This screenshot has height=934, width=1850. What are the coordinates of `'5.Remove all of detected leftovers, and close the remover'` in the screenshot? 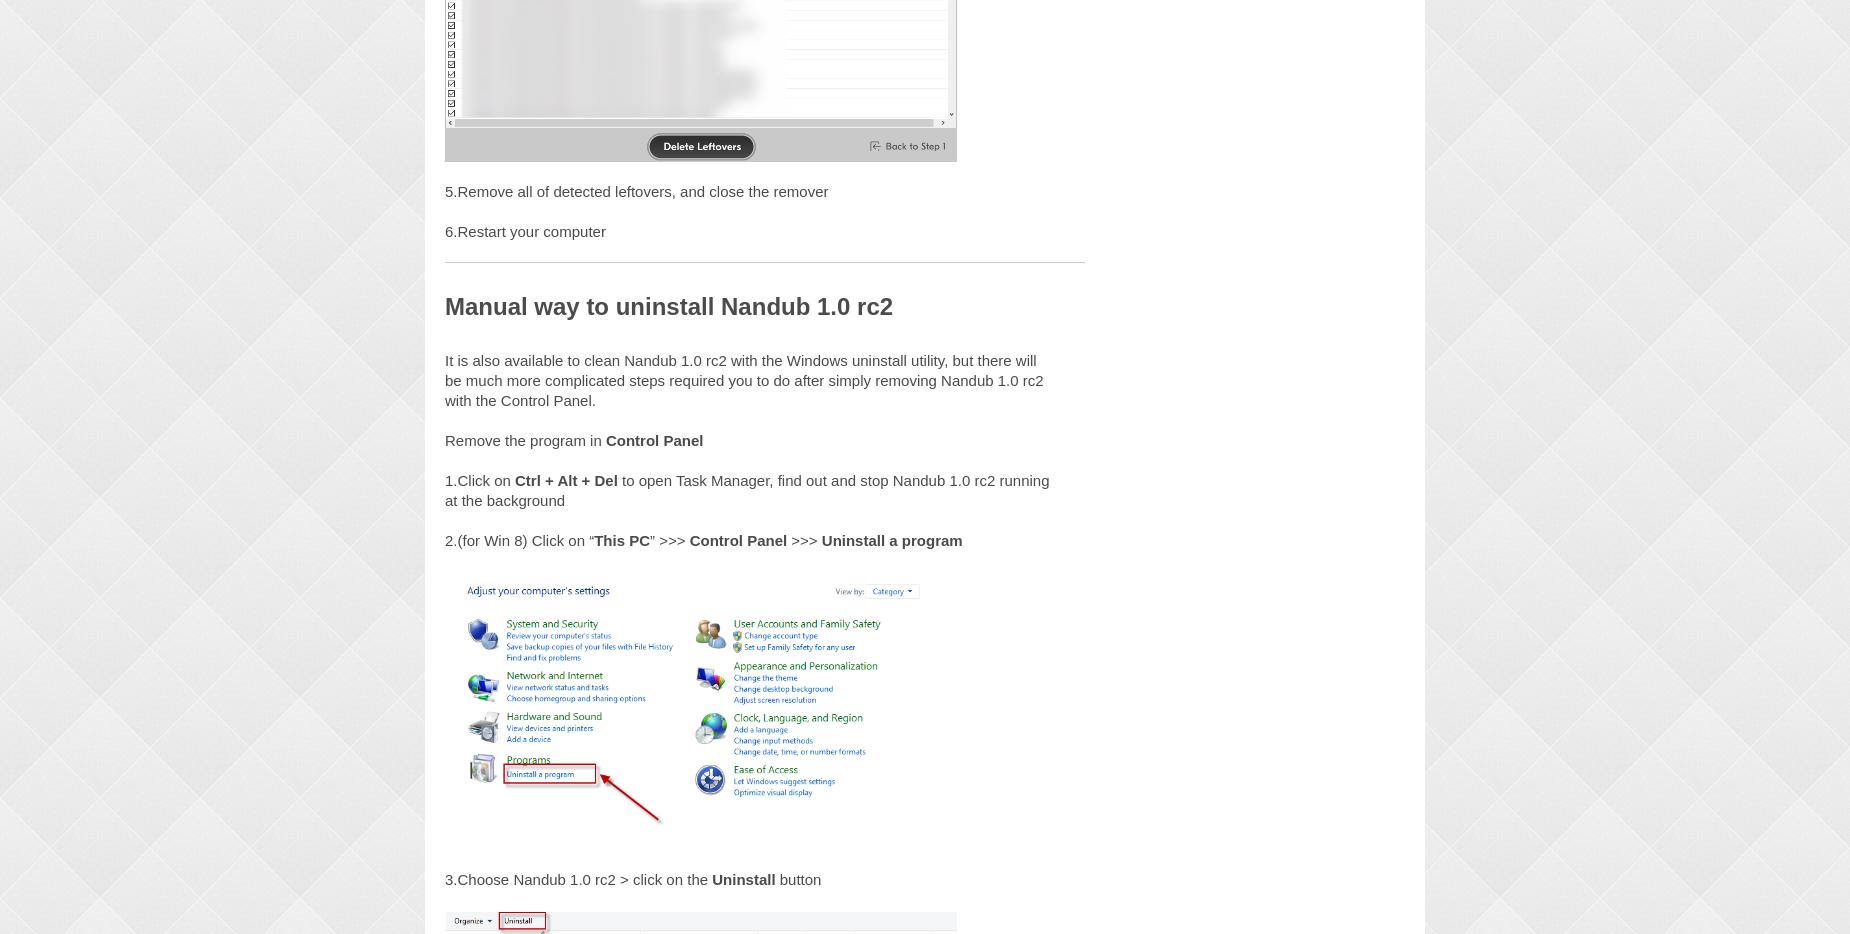 It's located at (443, 189).